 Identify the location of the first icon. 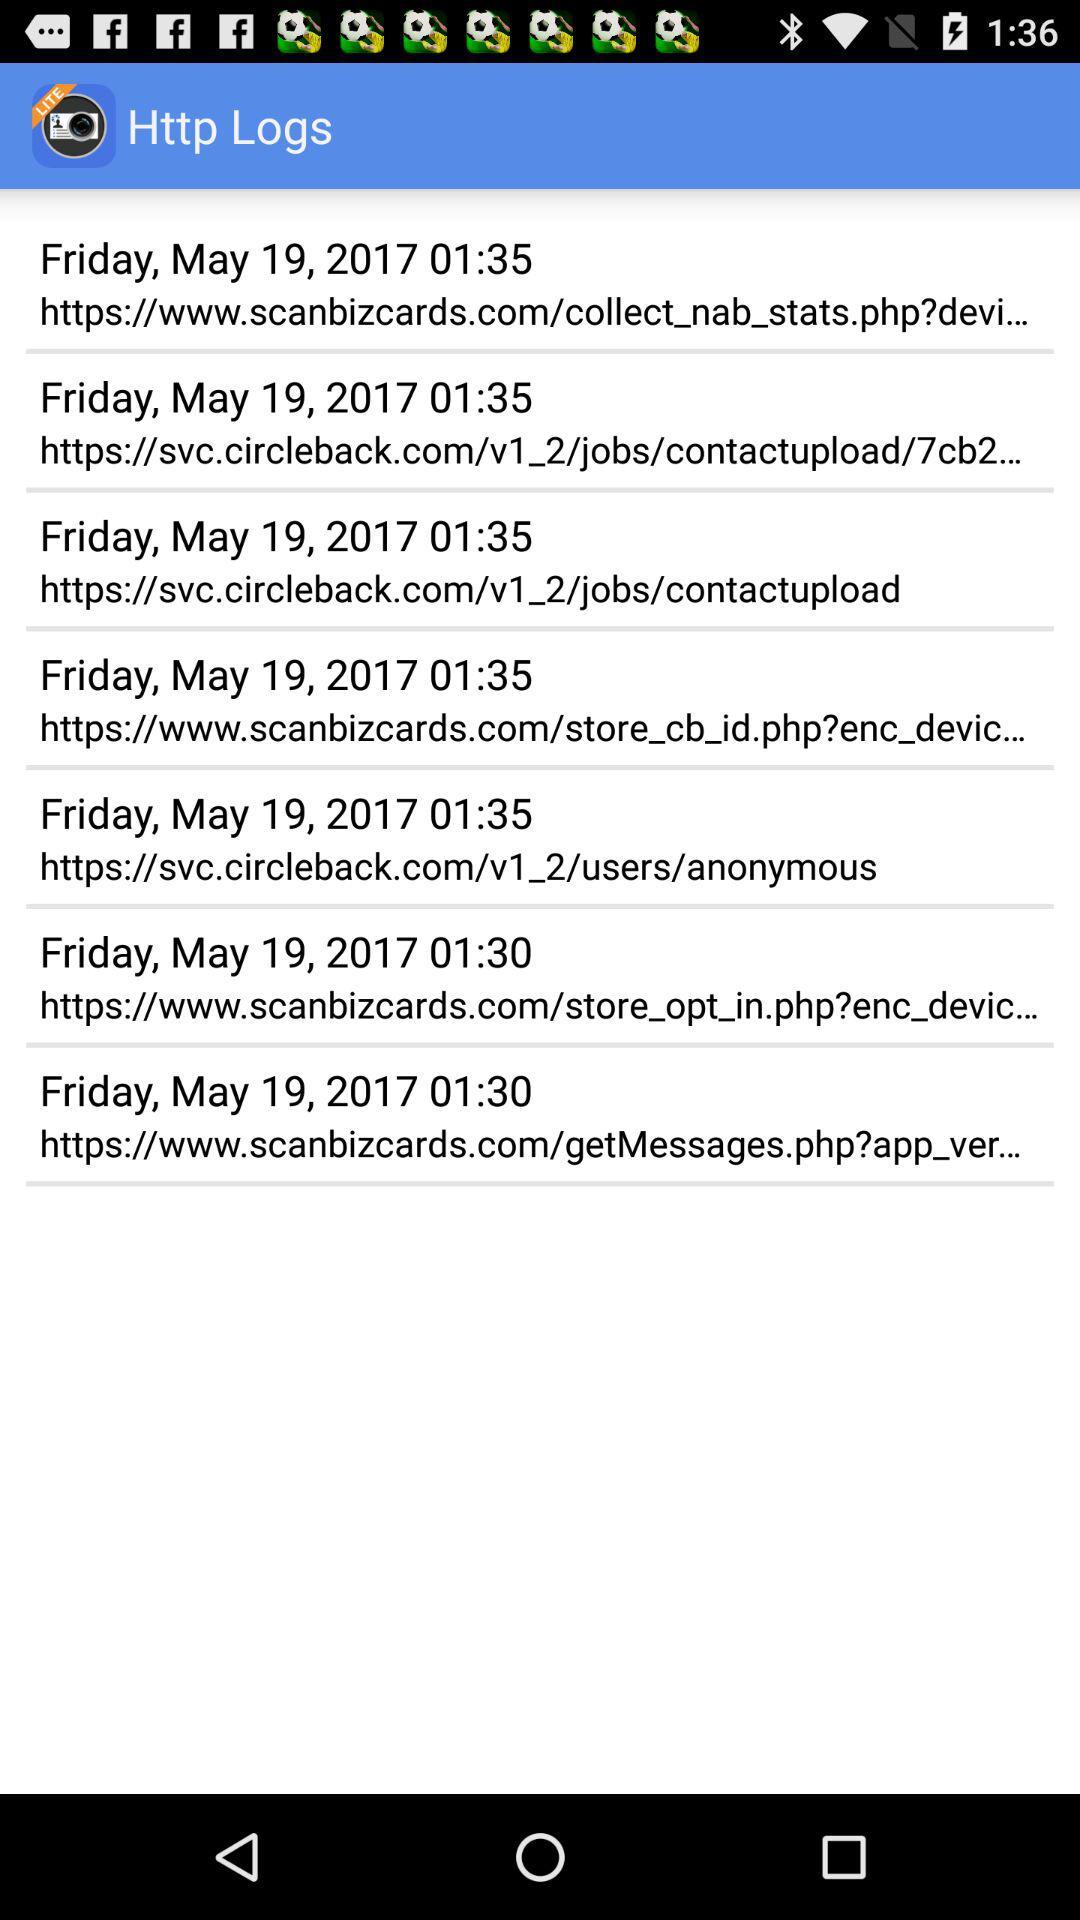
(72, 124).